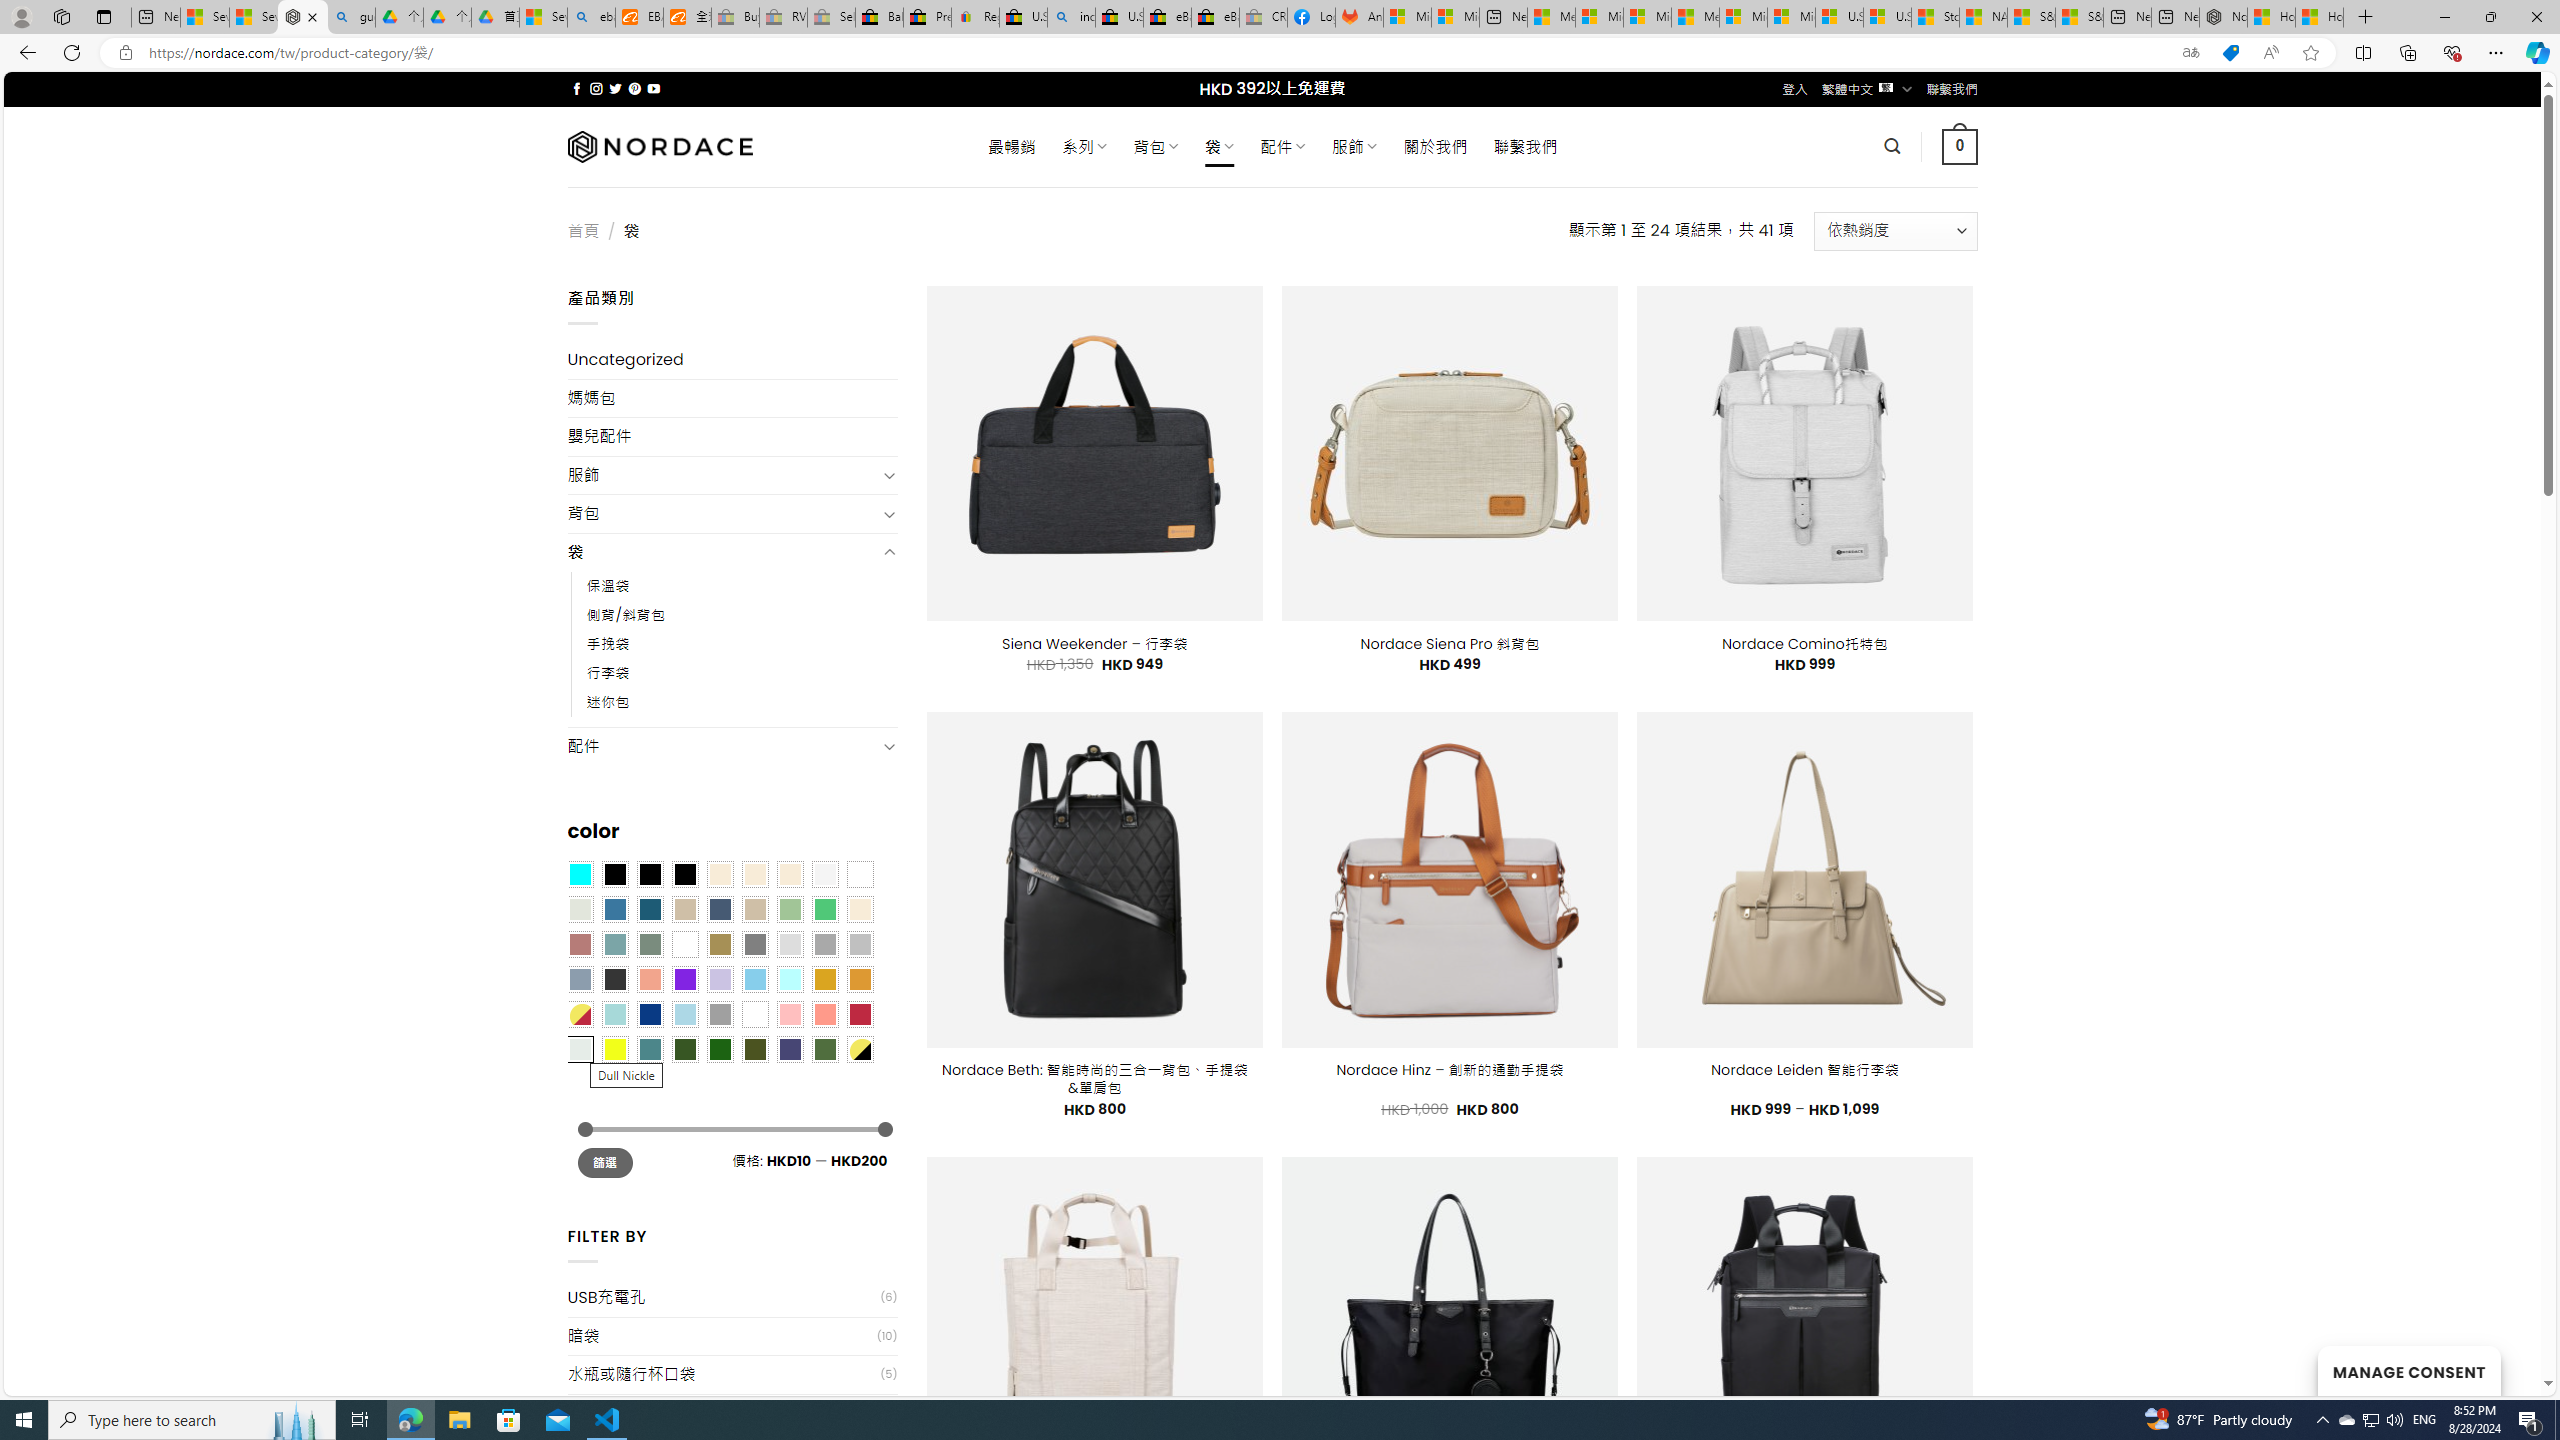  What do you see at coordinates (790, 874) in the screenshot?
I see `'Cream'` at bounding box center [790, 874].